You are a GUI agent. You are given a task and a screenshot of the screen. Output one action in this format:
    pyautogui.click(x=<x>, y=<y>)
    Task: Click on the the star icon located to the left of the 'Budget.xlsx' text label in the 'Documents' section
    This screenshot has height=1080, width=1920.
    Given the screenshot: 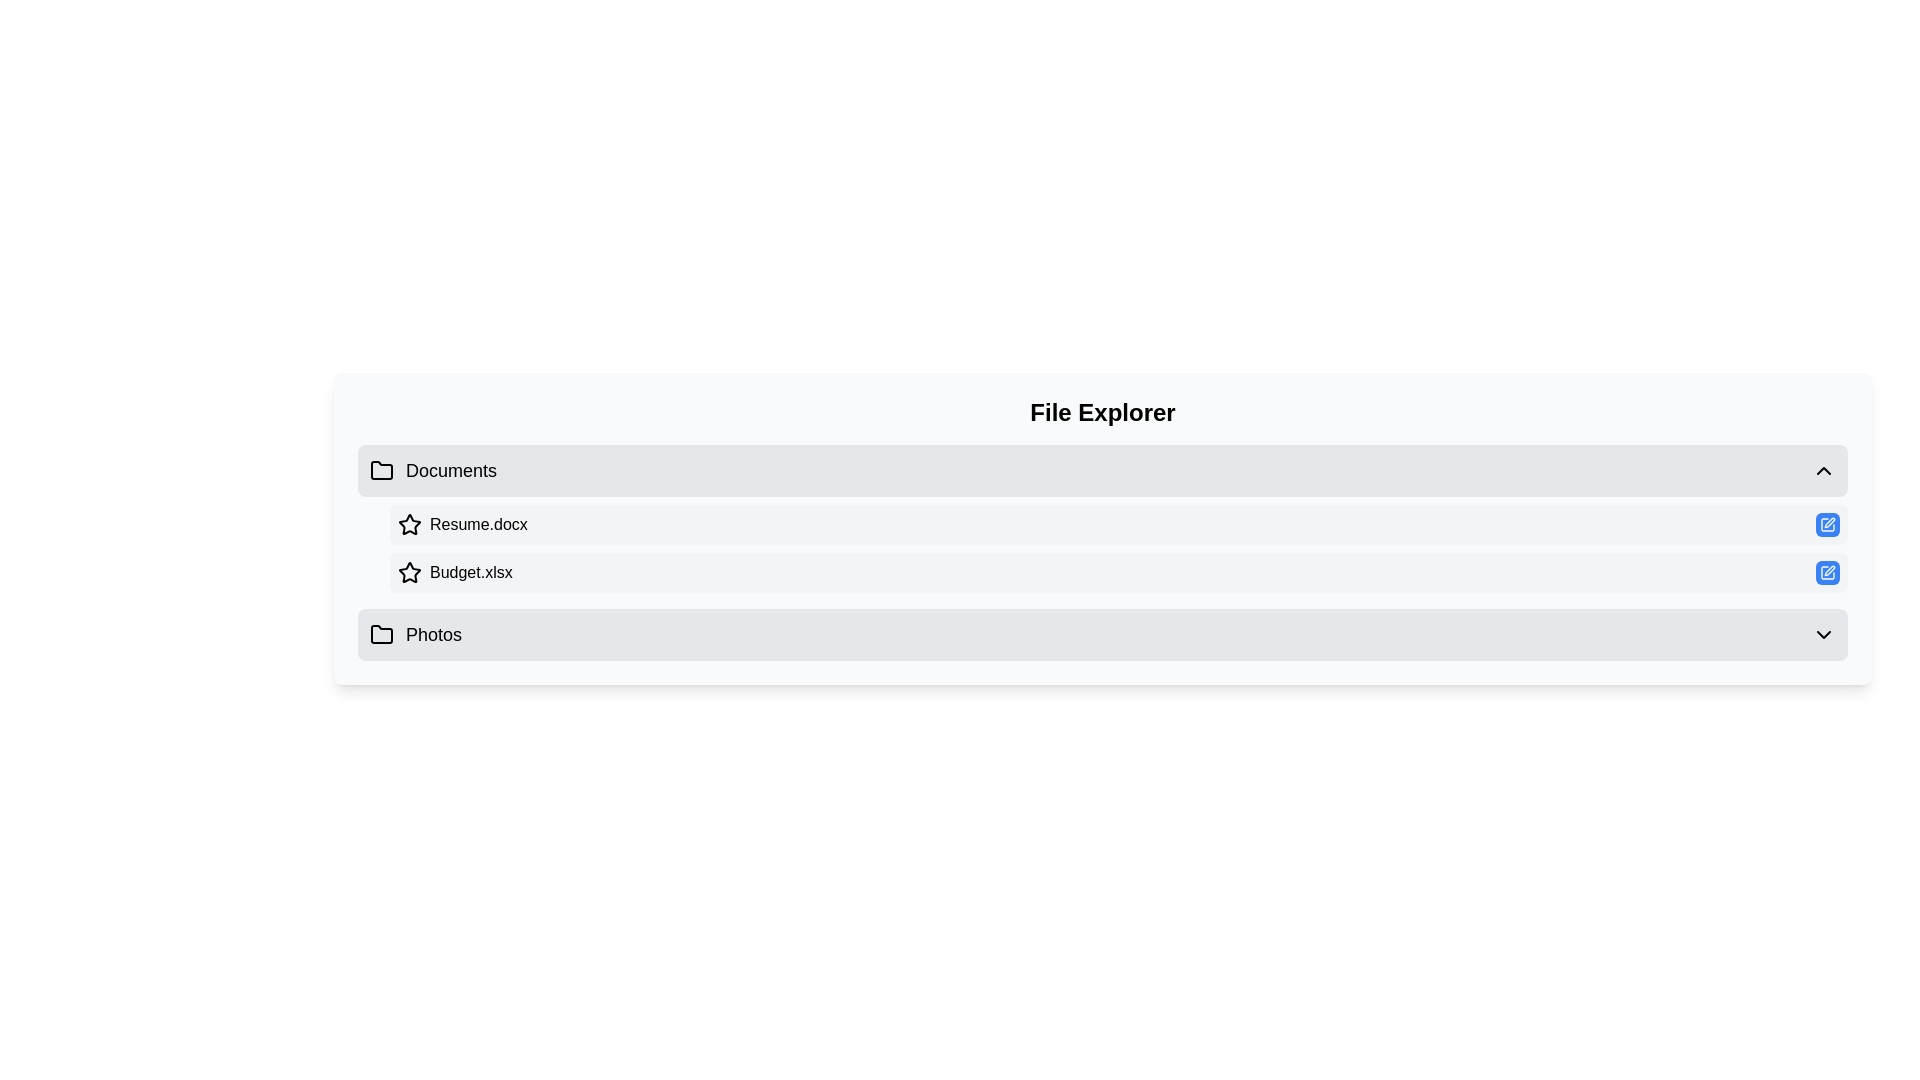 What is the action you would take?
    pyautogui.click(x=408, y=573)
    